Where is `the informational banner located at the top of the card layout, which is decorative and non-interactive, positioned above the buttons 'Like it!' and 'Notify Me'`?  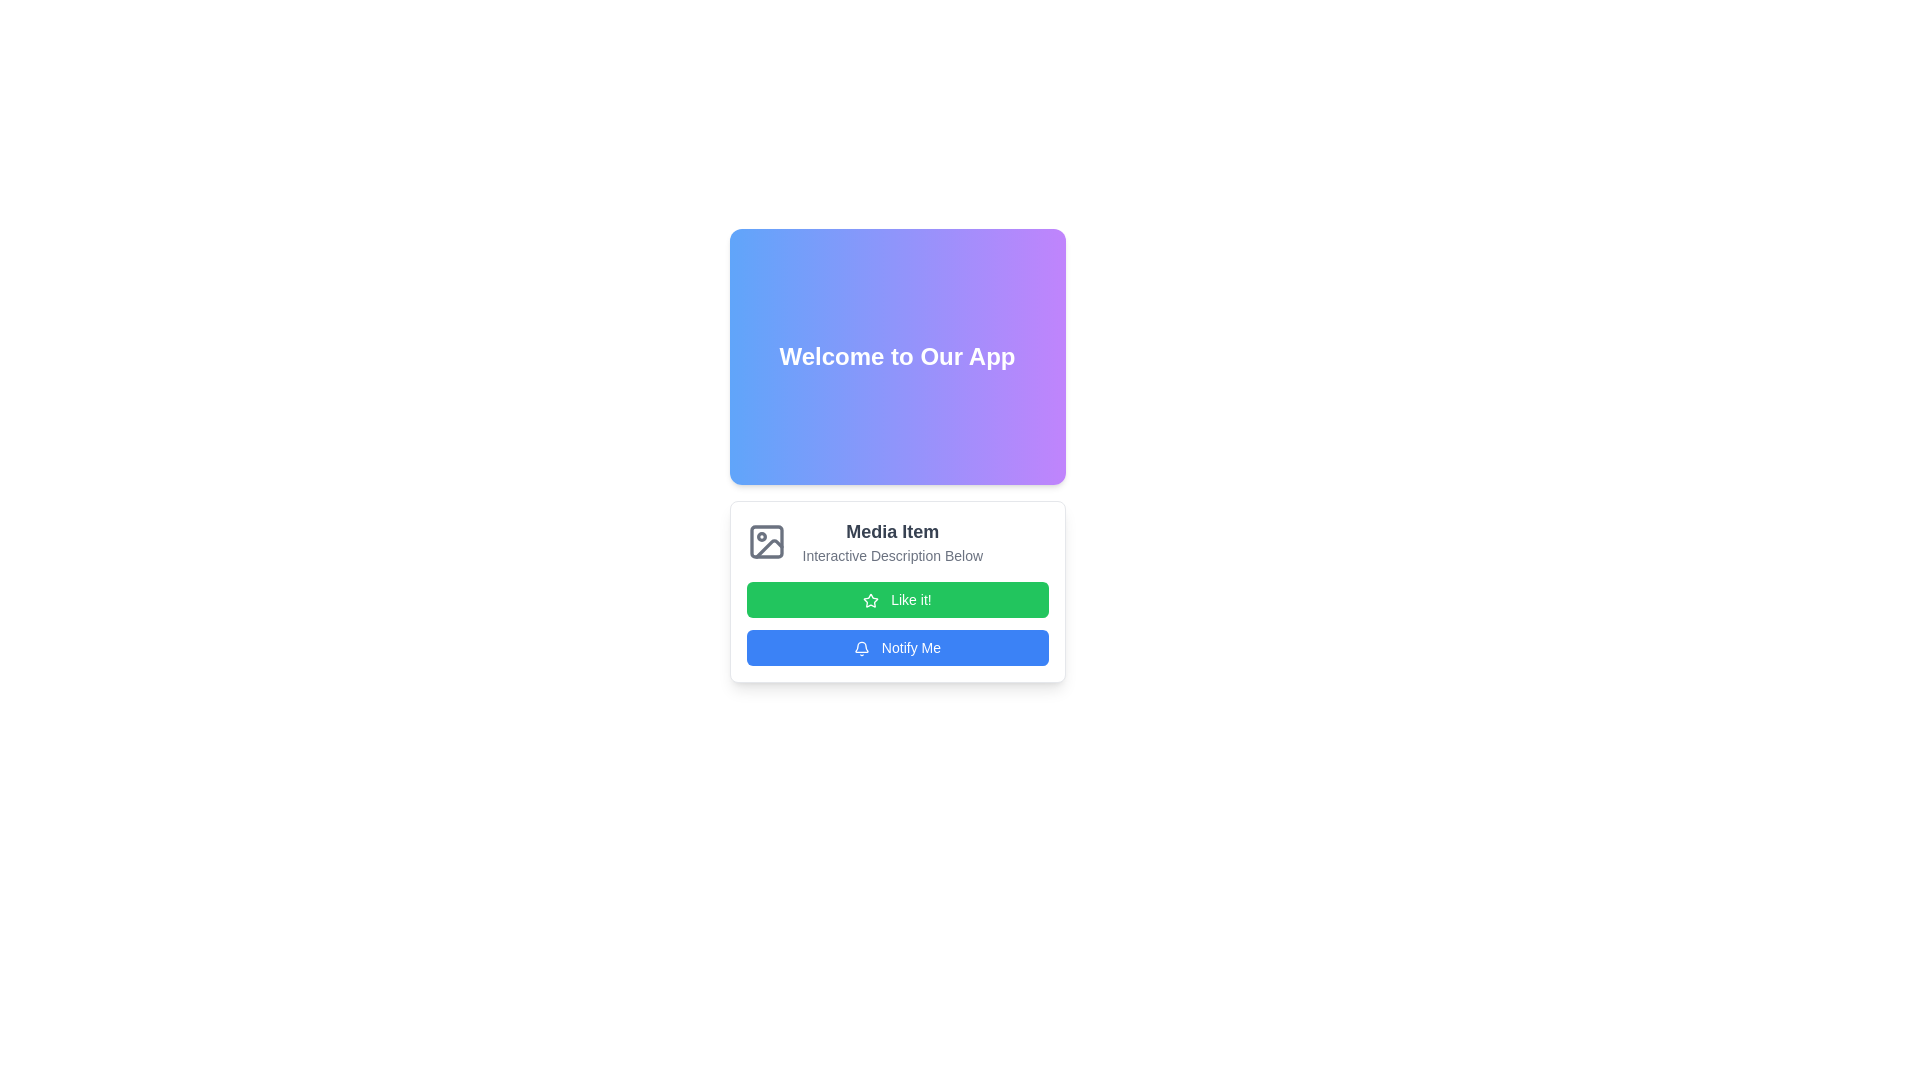
the informational banner located at the top of the card layout, which is decorative and non-interactive, positioned above the buttons 'Like it!' and 'Notify Me' is located at coordinates (896, 455).